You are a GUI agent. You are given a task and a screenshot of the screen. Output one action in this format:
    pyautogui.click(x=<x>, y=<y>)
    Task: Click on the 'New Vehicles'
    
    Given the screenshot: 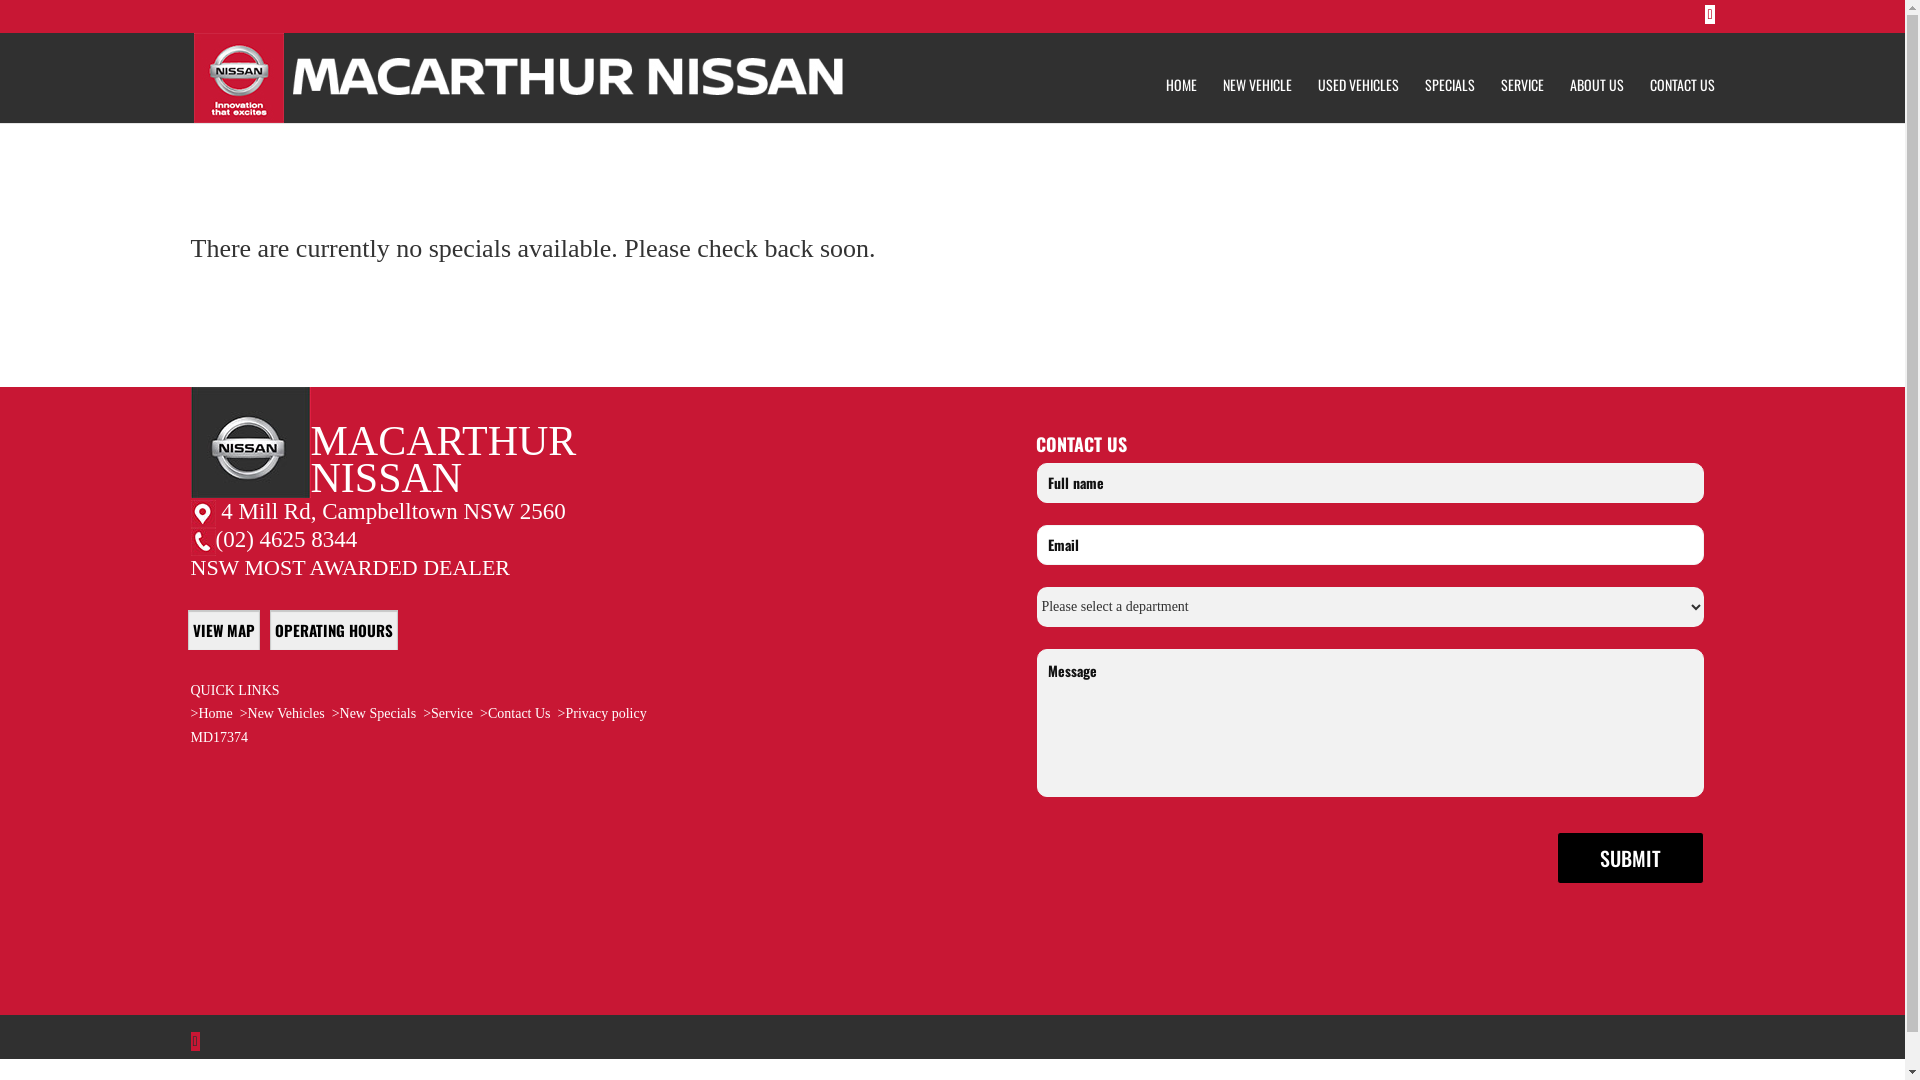 What is the action you would take?
    pyautogui.click(x=285, y=712)
    